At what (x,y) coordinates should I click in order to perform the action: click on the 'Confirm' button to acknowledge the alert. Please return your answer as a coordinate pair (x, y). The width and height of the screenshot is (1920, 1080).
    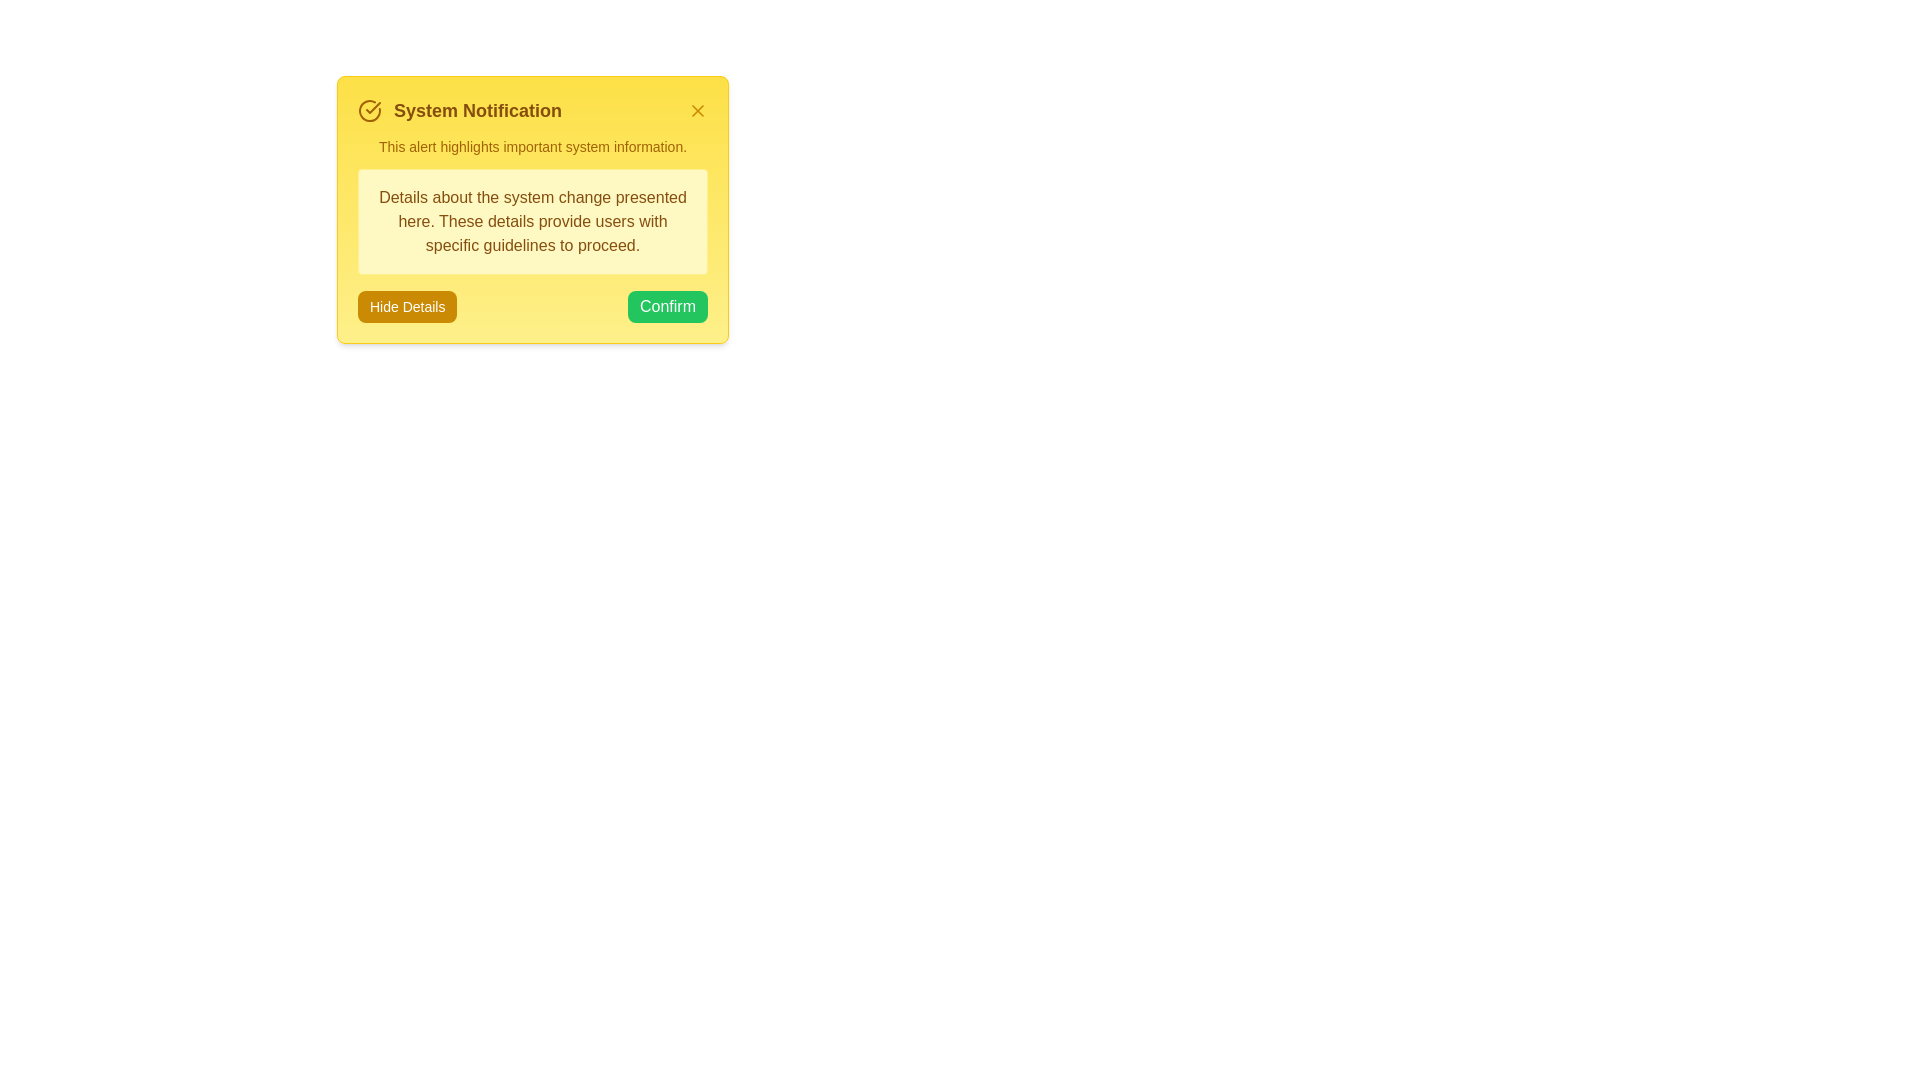
    Looking at the image, I should click on (667, 307).